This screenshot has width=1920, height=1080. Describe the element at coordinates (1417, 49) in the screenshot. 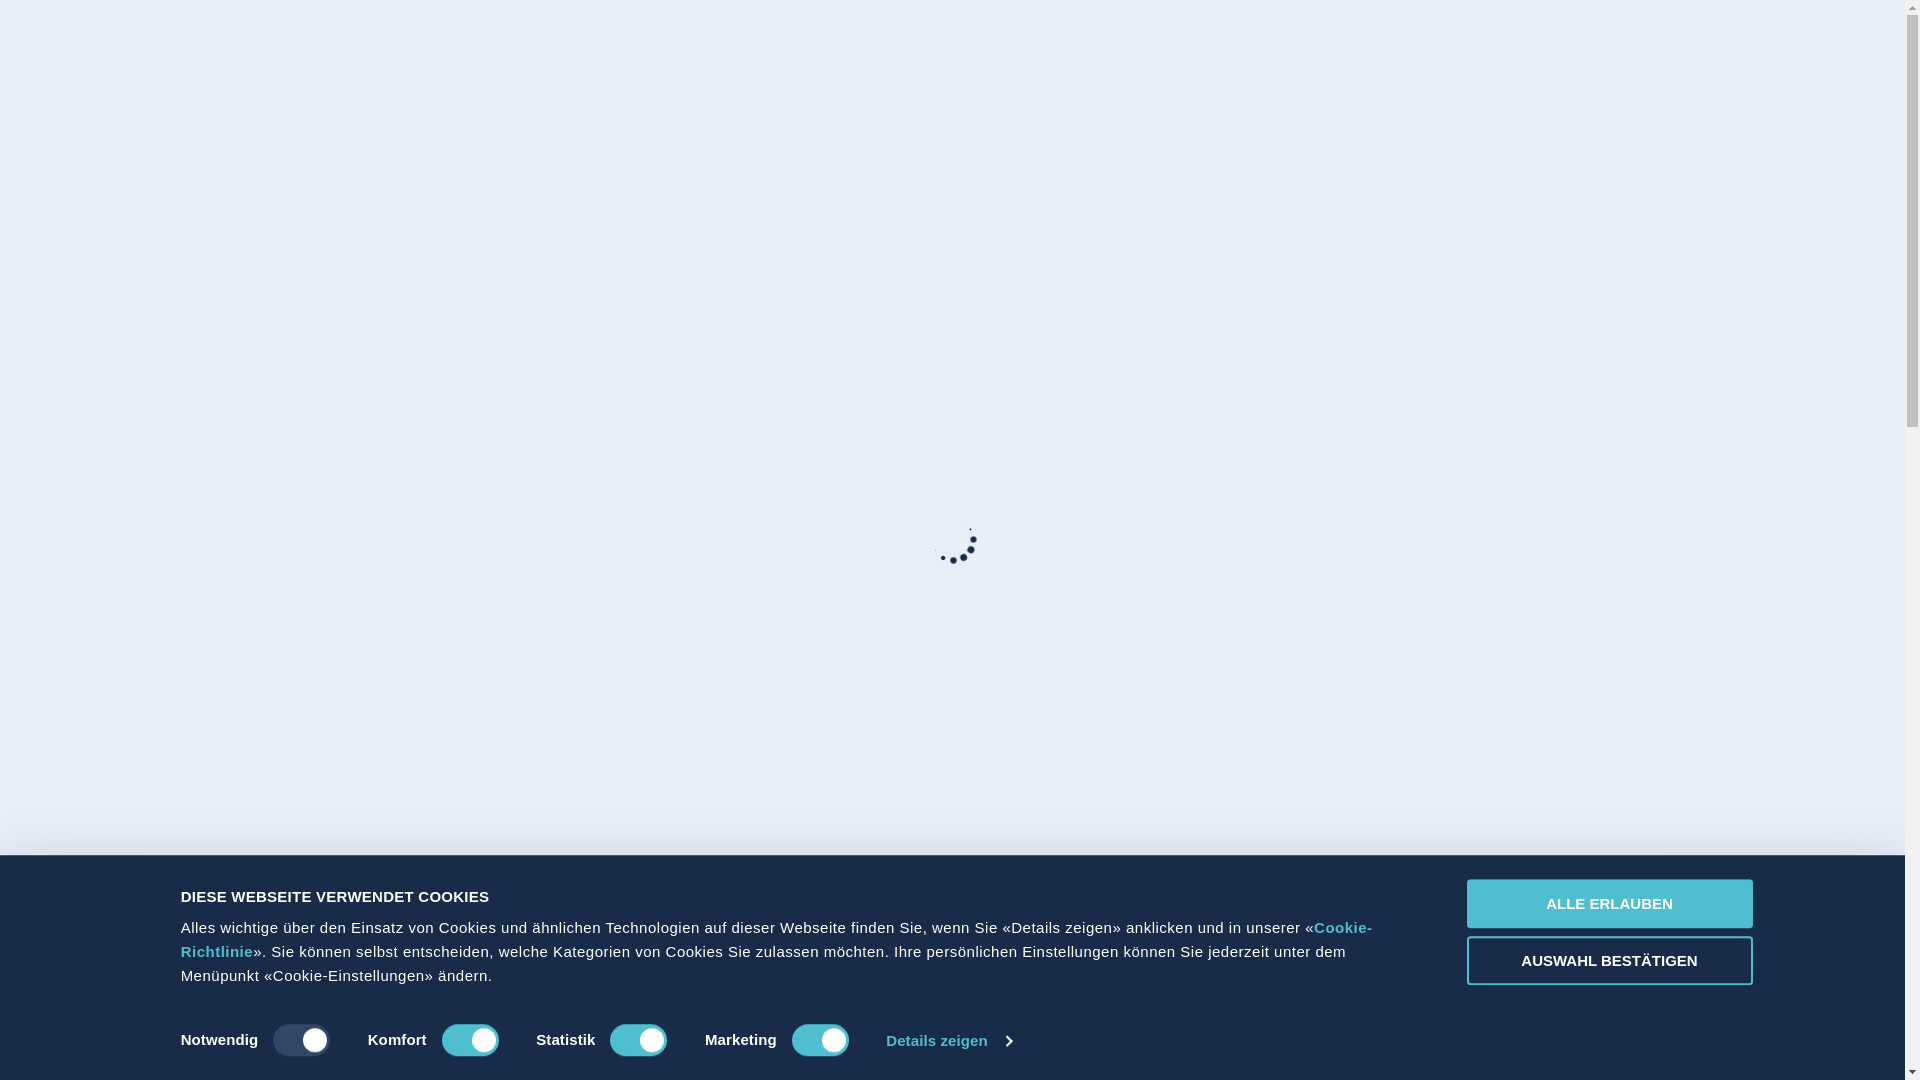

I see `'FR'` at that location.